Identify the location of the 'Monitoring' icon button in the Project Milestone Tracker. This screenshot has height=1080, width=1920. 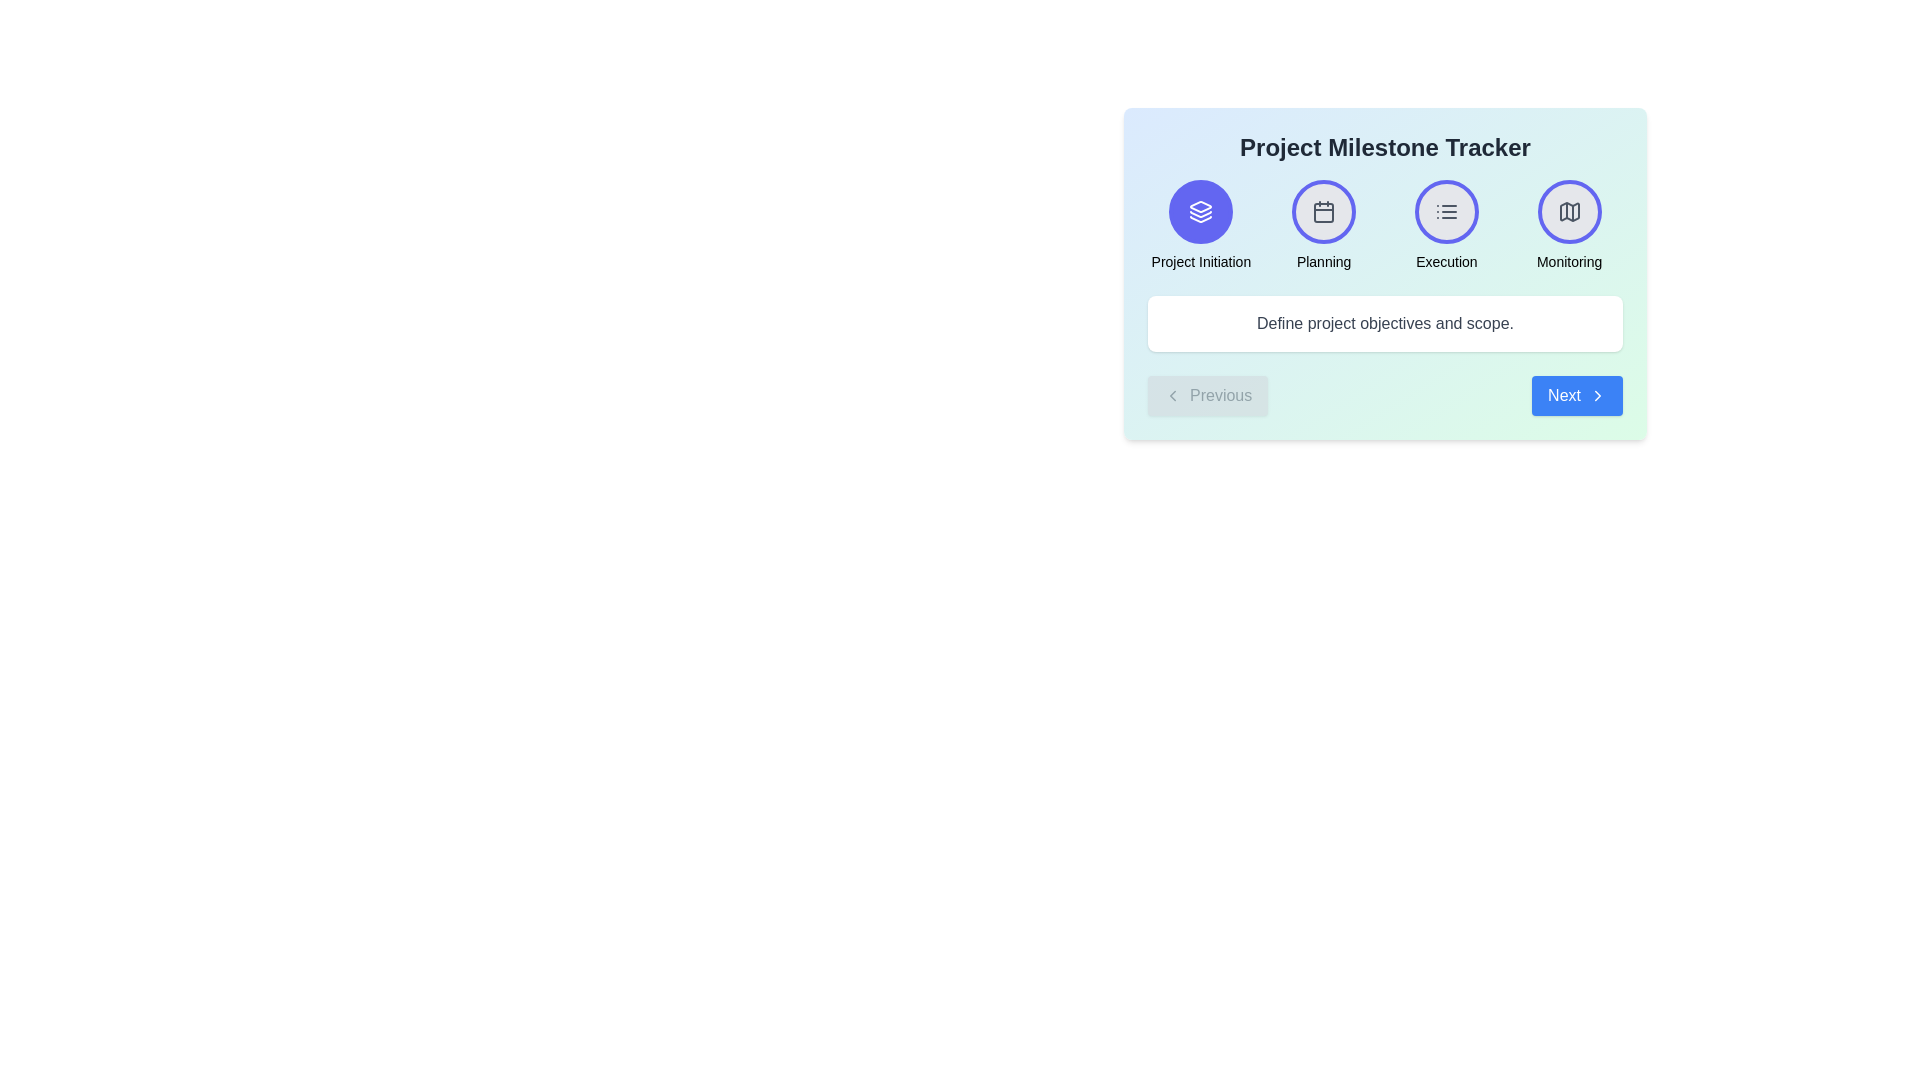
(1568, 212).